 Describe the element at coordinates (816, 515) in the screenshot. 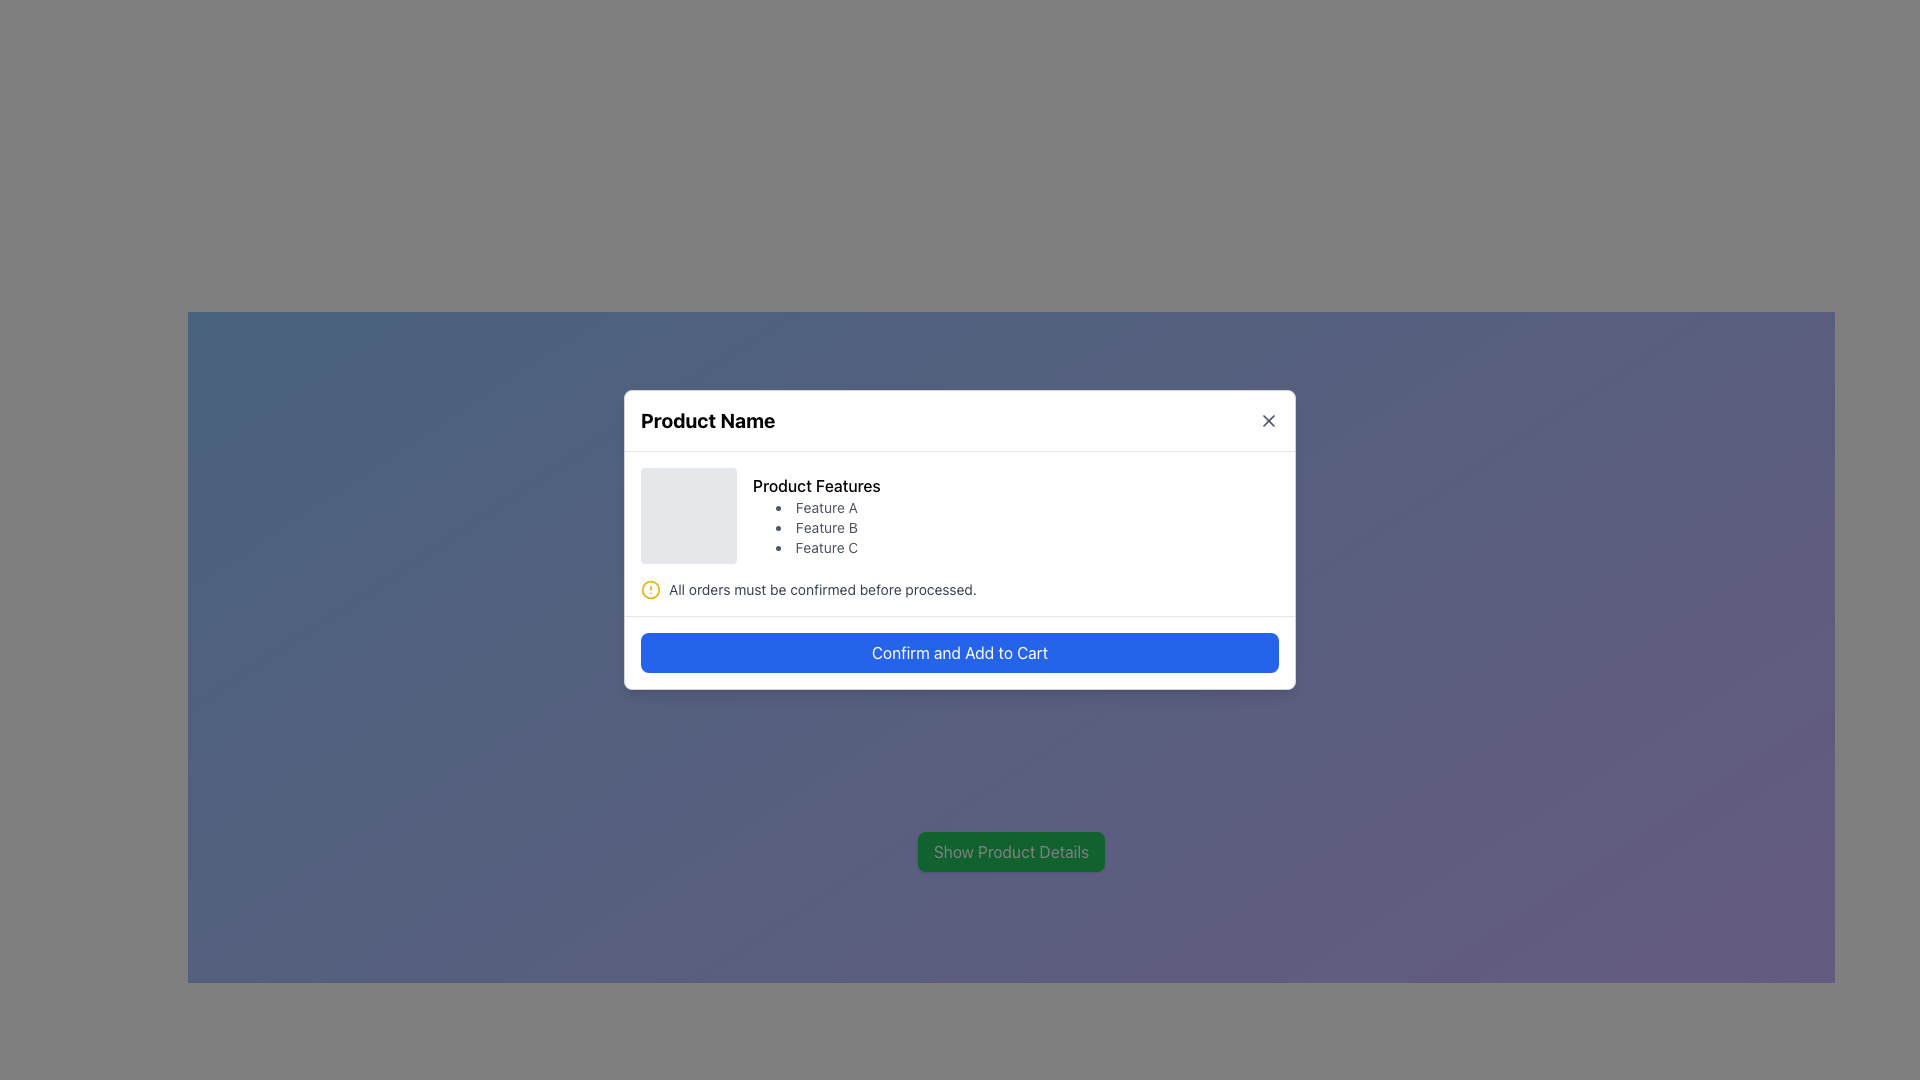

I see `text content block displaying 'Product Features' with a bulleted list of features: 'Feature A', 'Feature B', and 'Feature C'` at that location.